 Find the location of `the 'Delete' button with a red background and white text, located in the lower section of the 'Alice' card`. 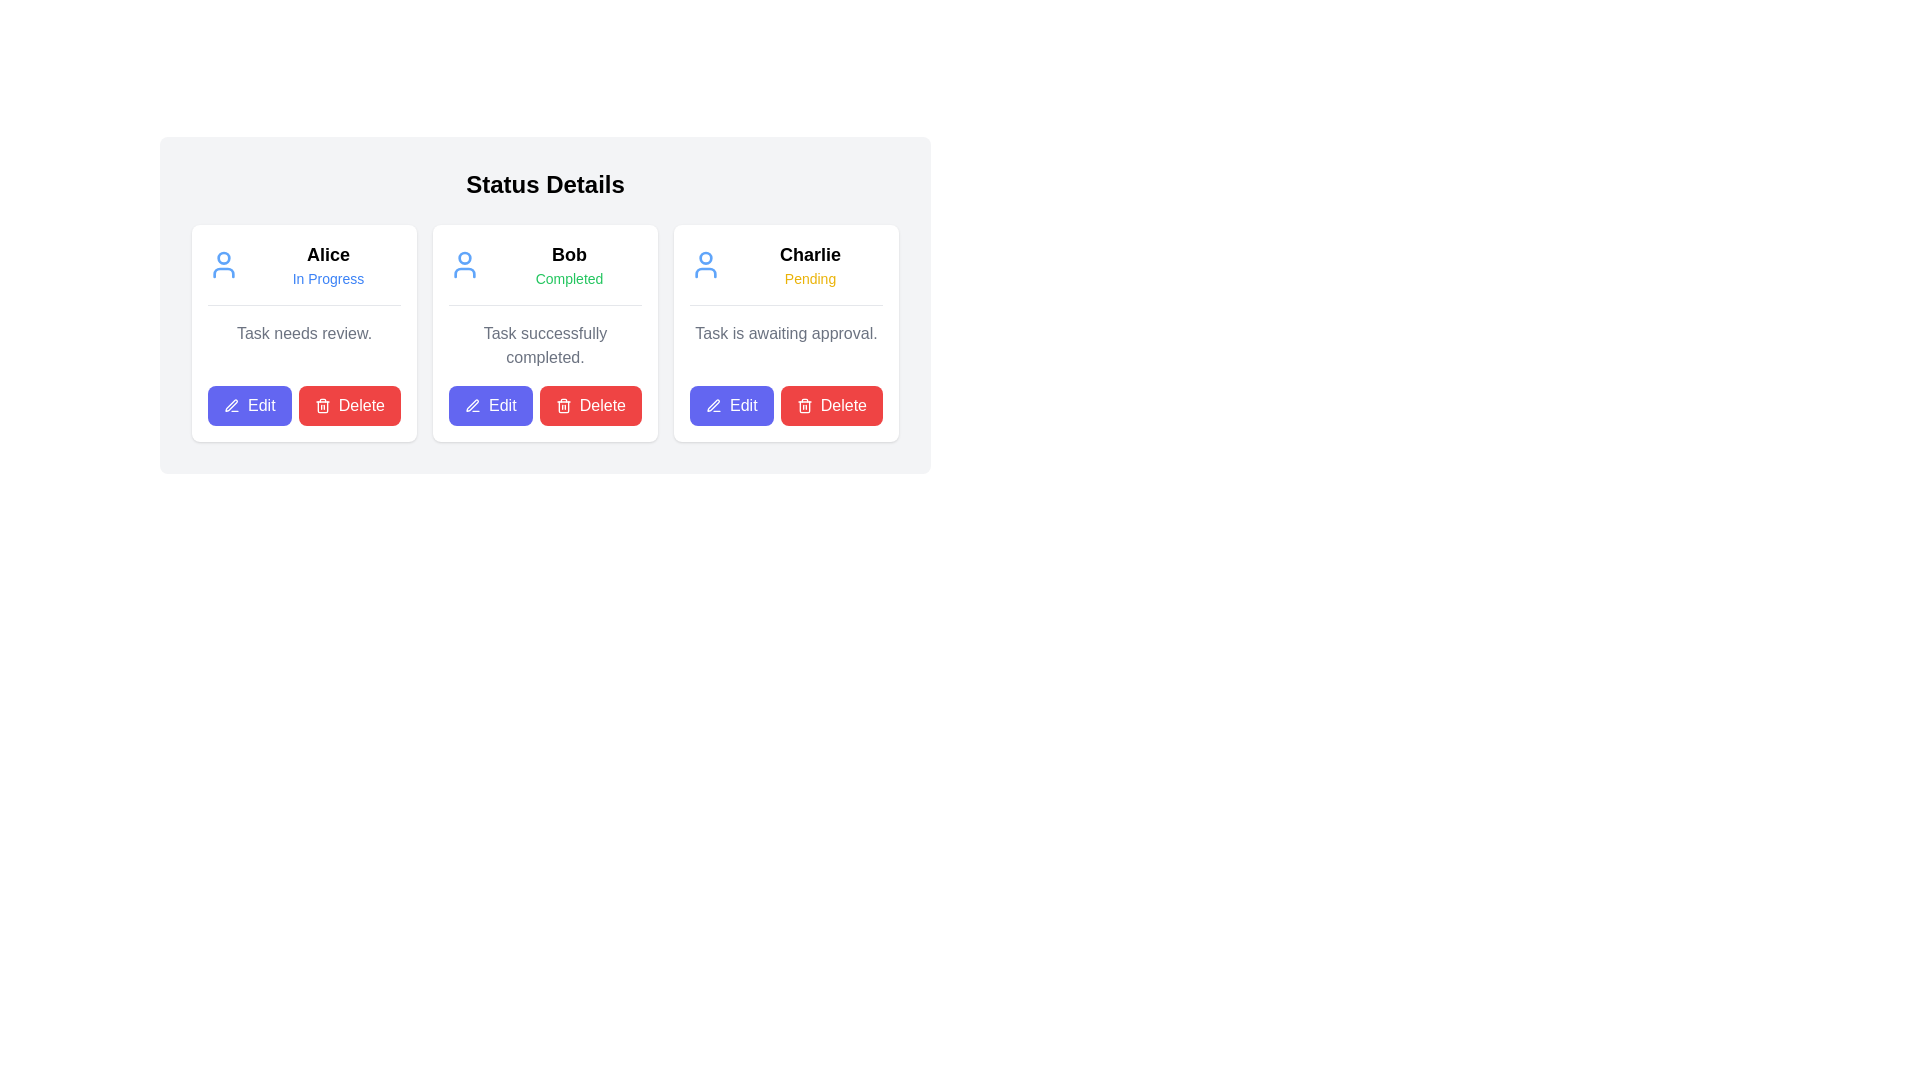

the 'Delete' button with a red background and white text, located in the lower section of the 'Alice' card is located at coordinates (349, 405).